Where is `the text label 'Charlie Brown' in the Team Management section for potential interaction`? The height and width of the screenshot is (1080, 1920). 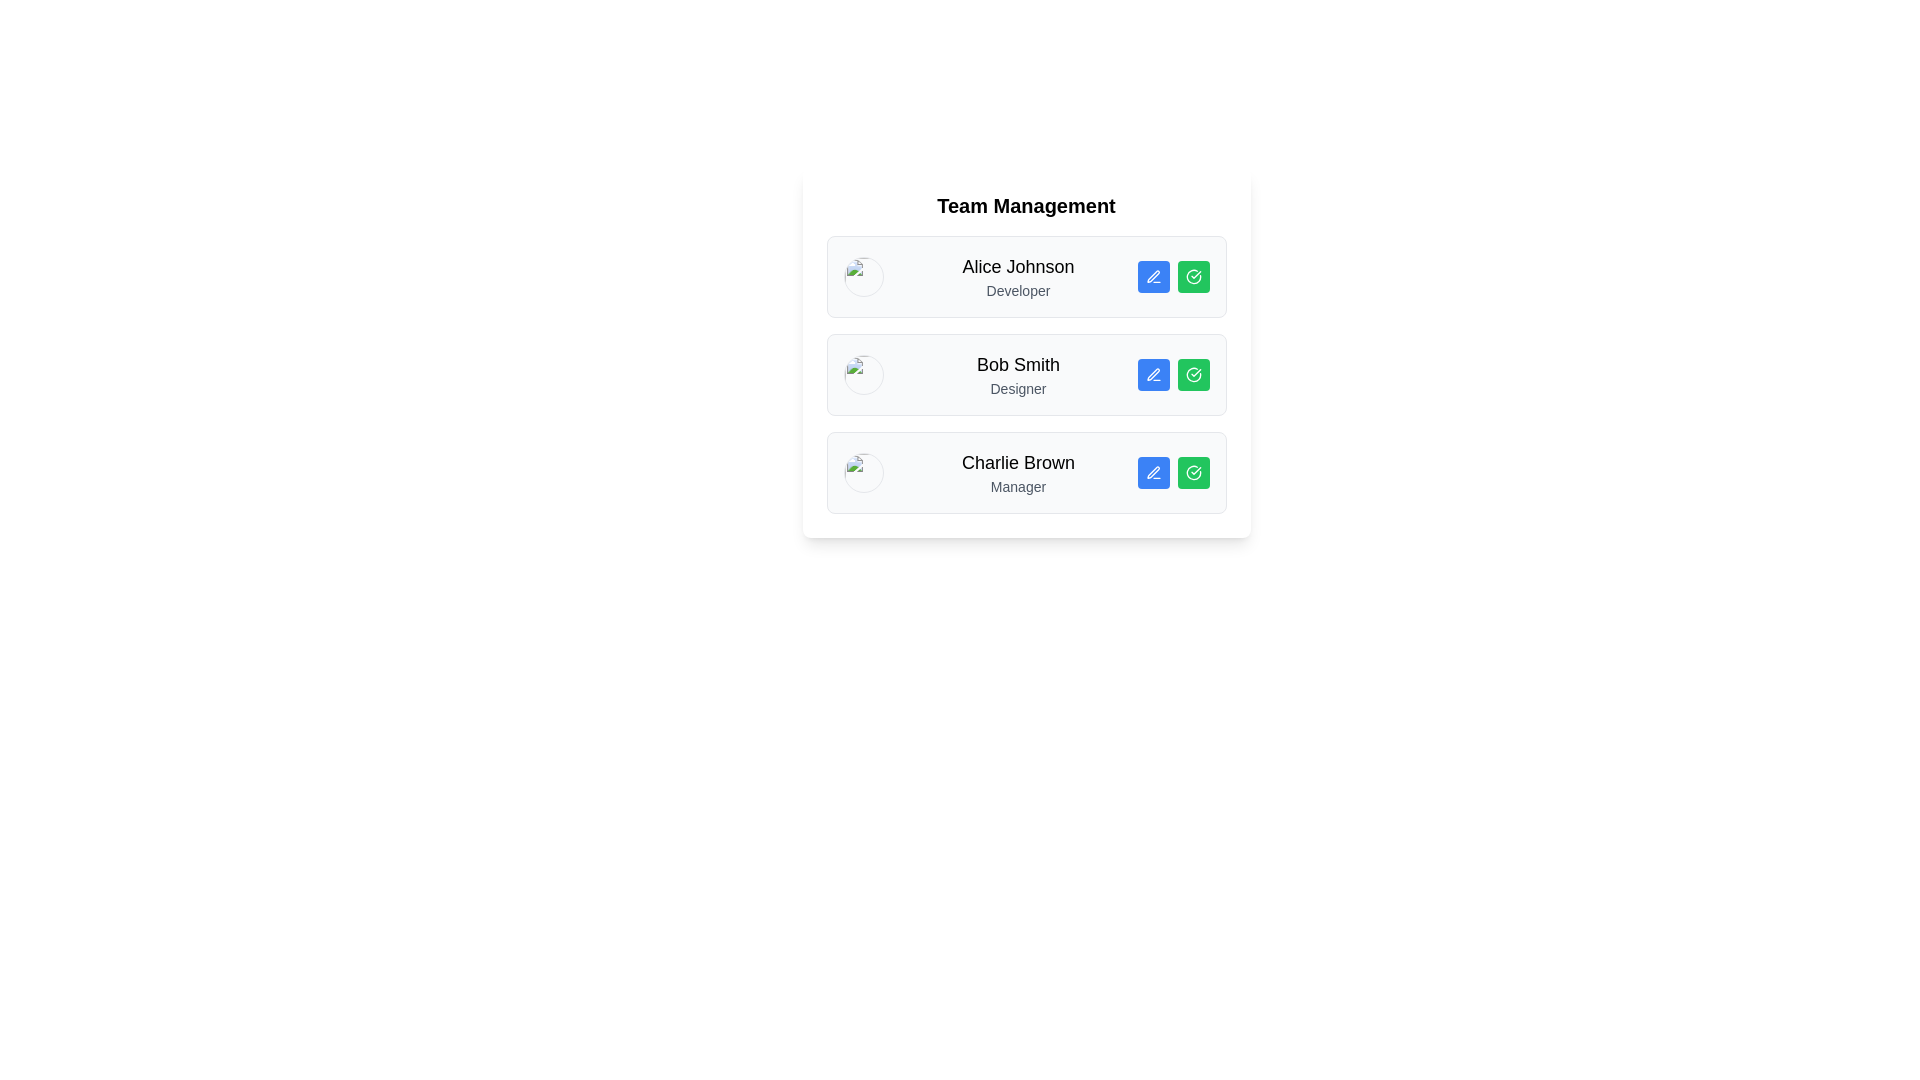
the text label 'Charlie Brown' in the Team Management section for potential interaction is located at coordinates (1018, 462).